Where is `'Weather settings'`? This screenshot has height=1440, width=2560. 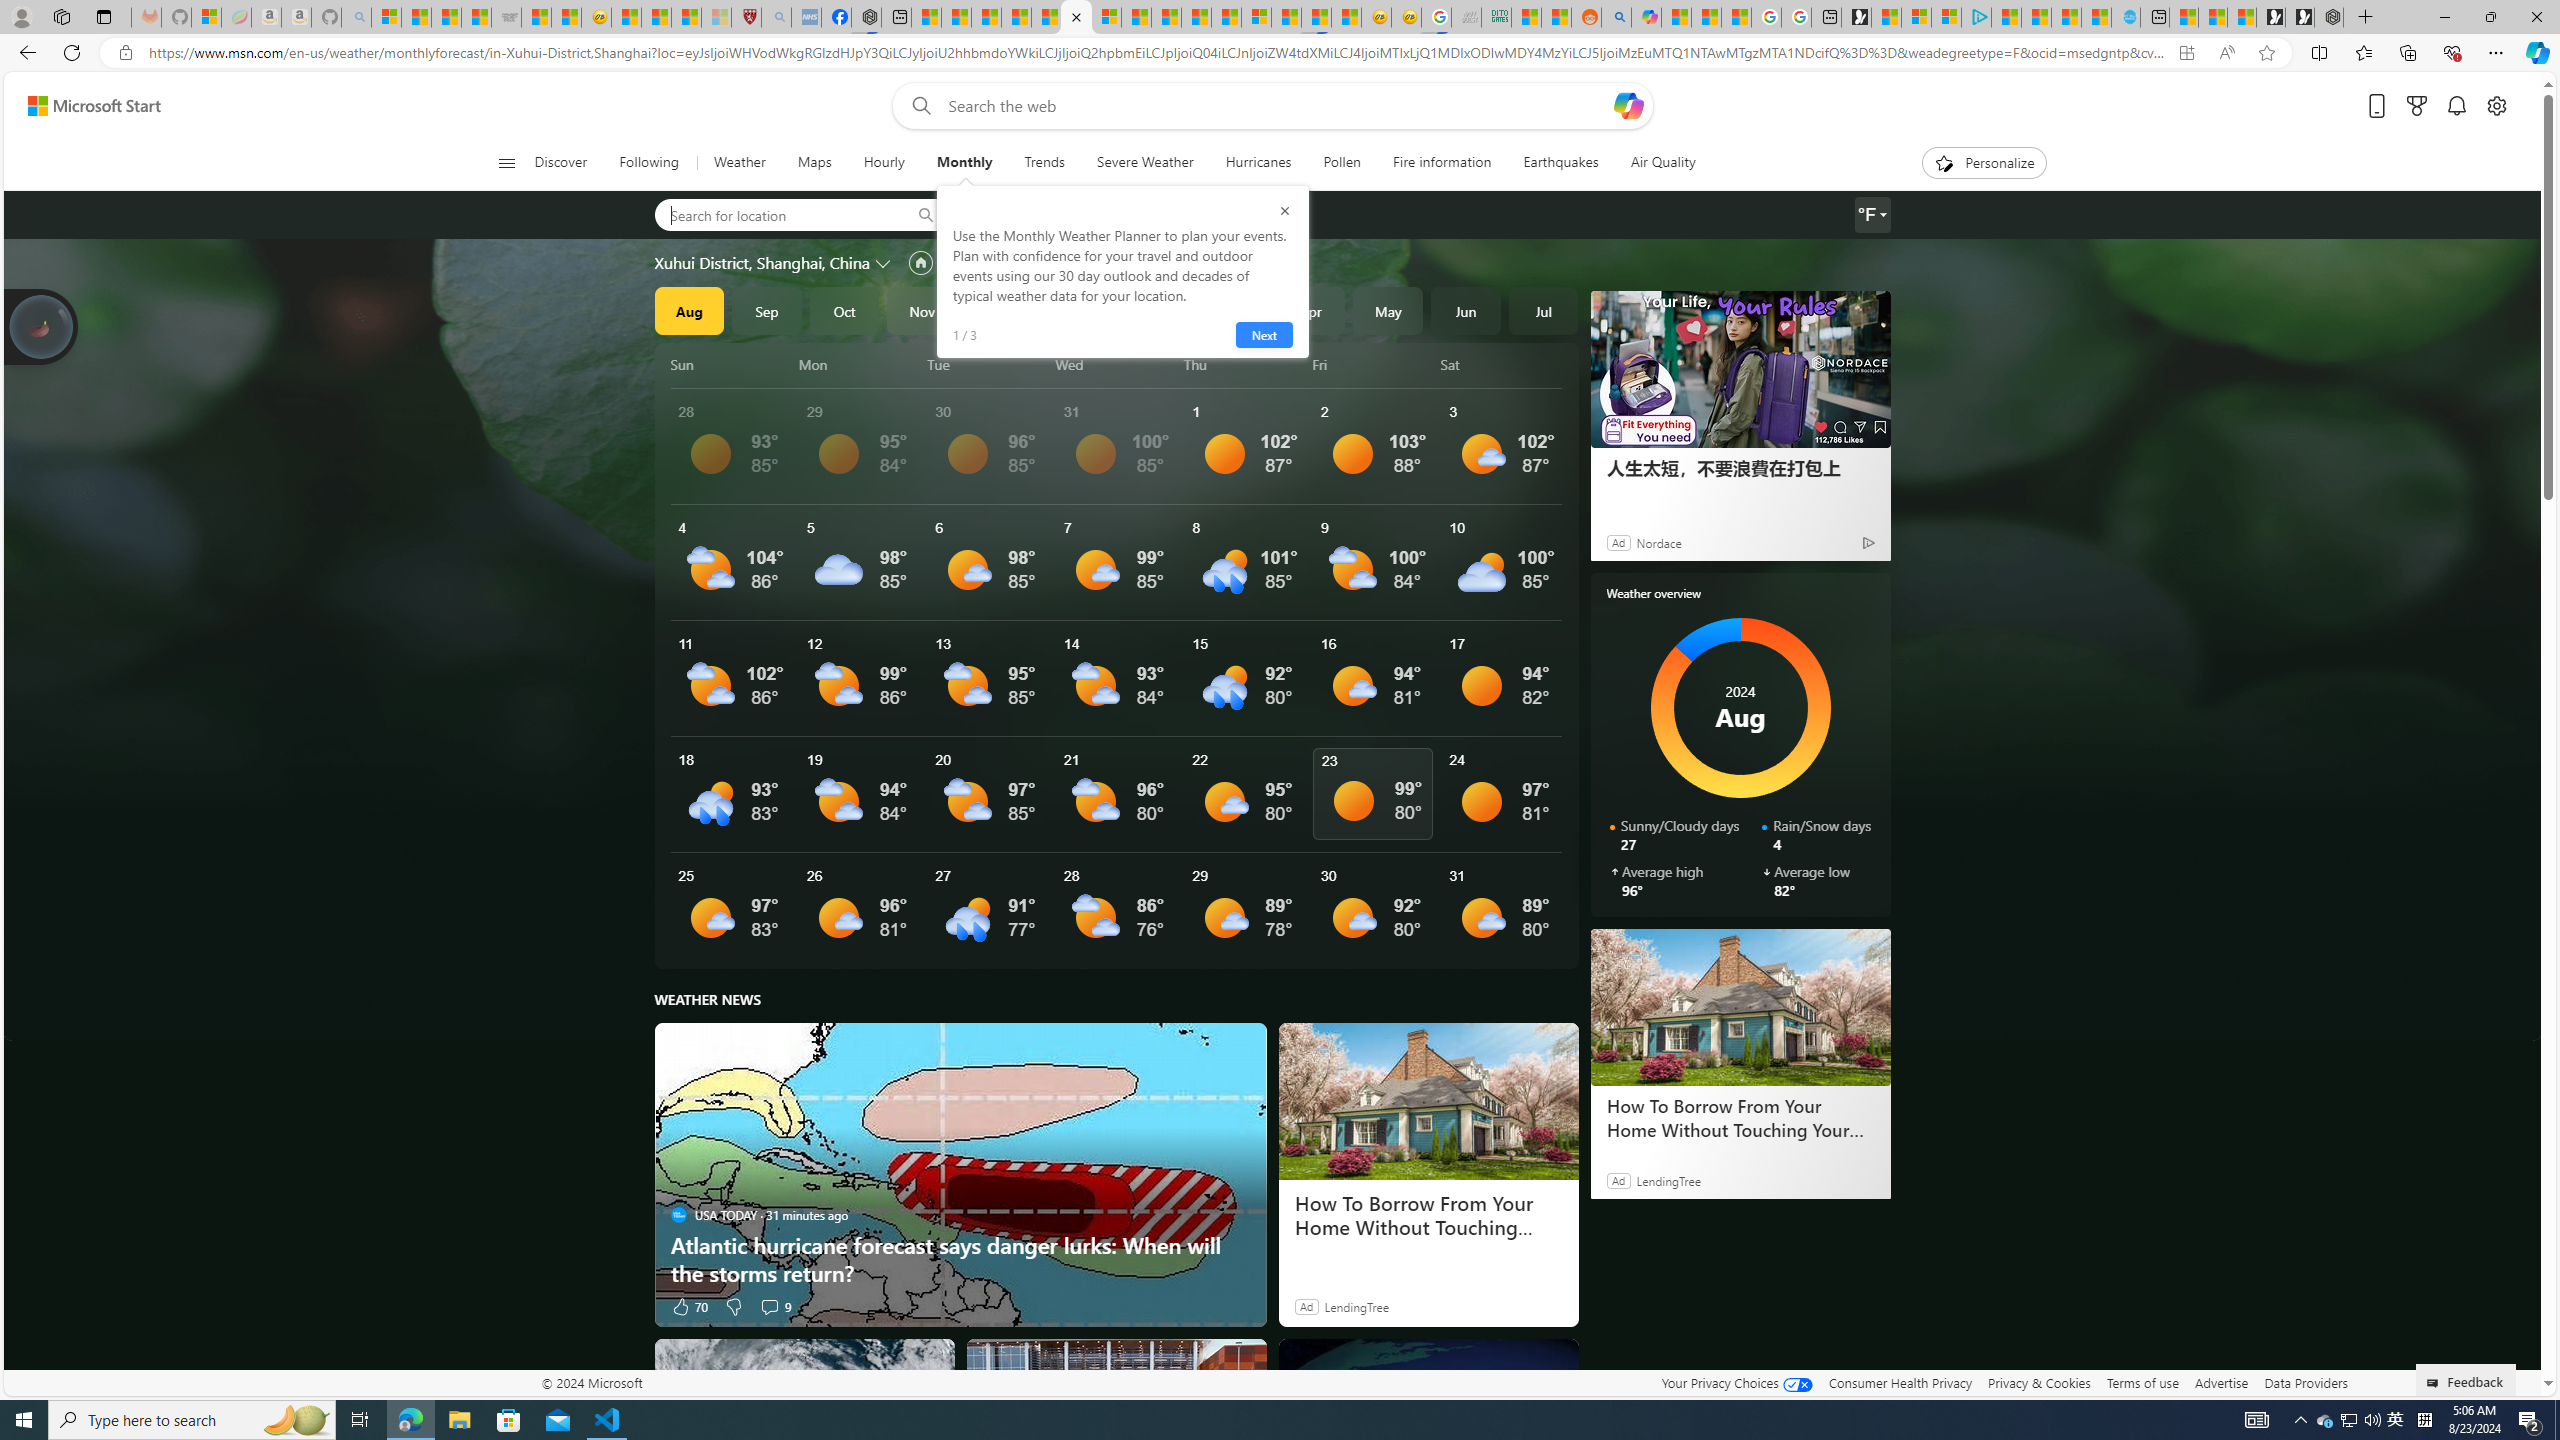 'Weather settings' is located at coordinates (1871, 214).